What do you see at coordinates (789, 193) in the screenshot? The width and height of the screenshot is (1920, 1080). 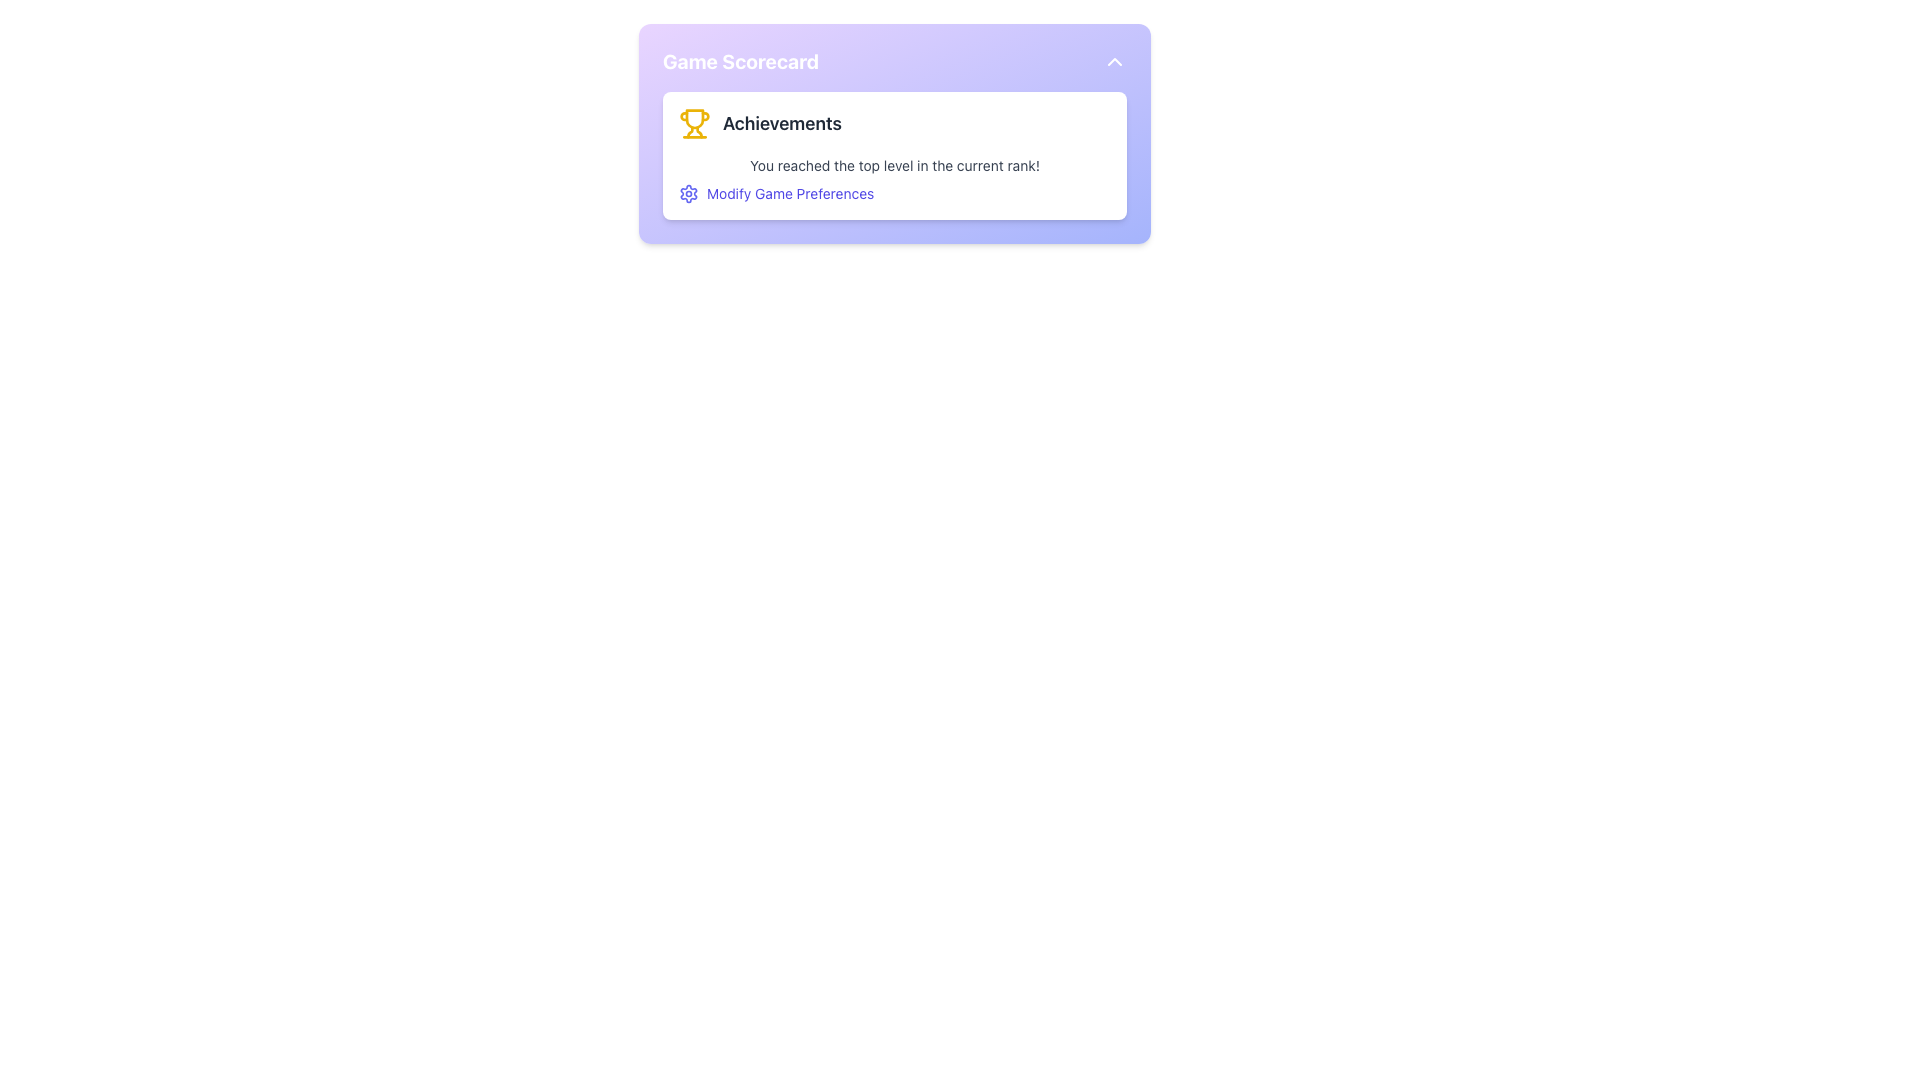 I see `the hyperlink for modifying game preferences located at the bottom of the purple card, next to the gear icon` at bounding box center [789, 193].